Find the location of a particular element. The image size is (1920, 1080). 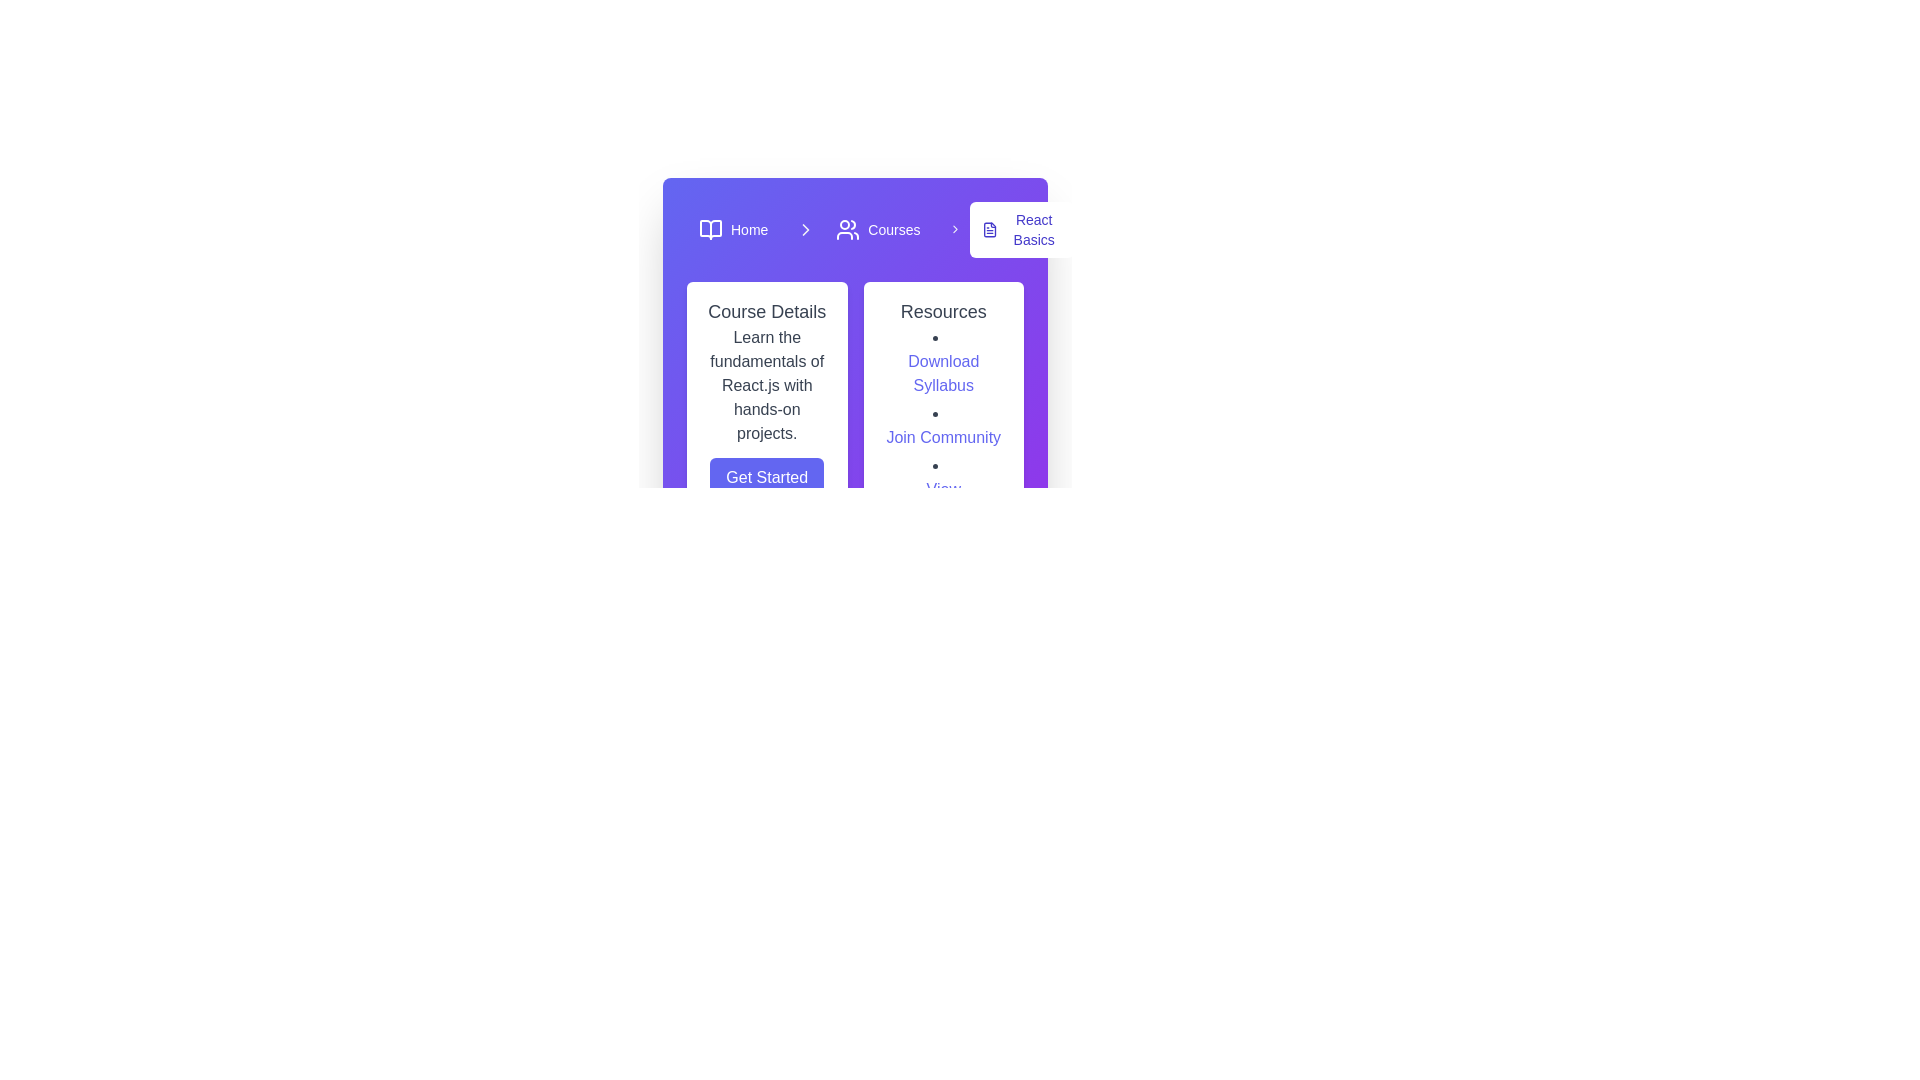

the blue-colored hyperlink labeled 'Join Community' located in the 'Resources' section, which is the second item in the list under the third card from the left is located at coordinates (942, 437).